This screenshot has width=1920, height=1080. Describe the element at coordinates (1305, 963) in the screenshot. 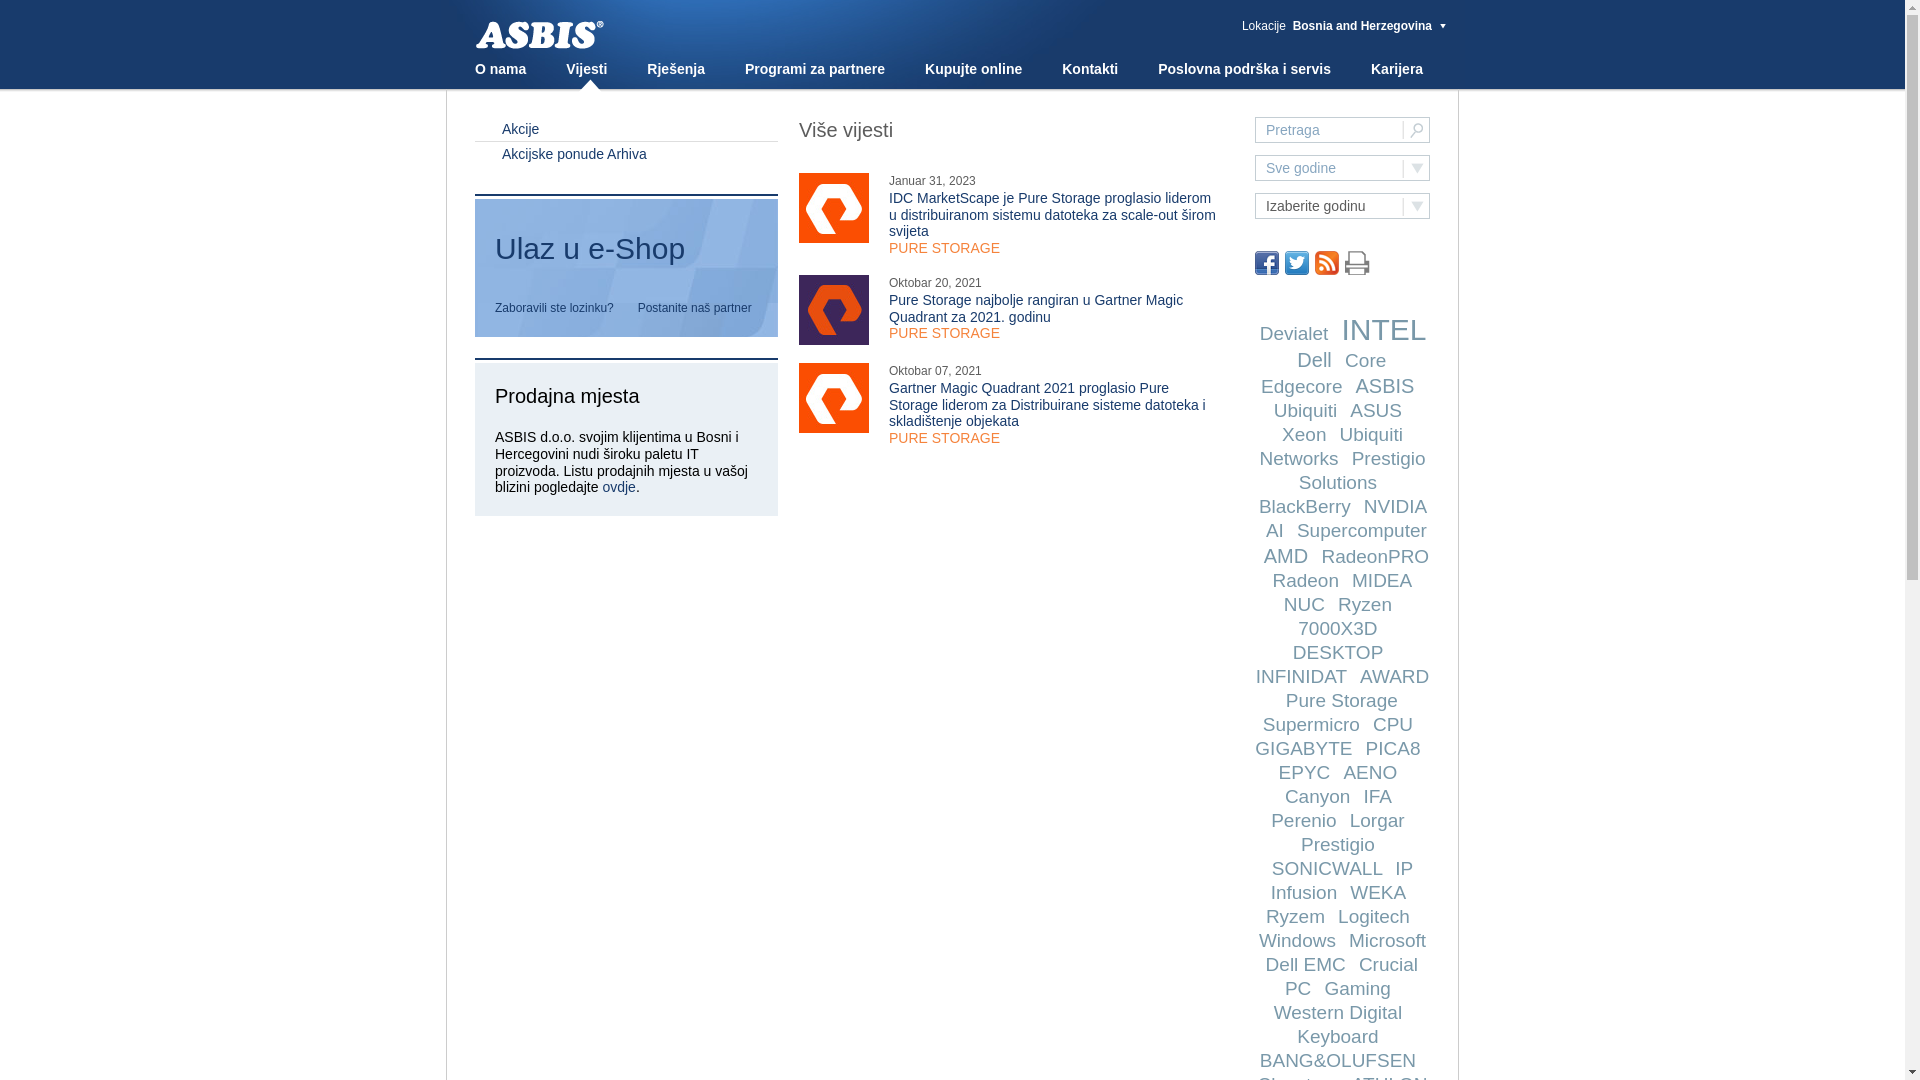

I see `'Dell EMC'` at that location.